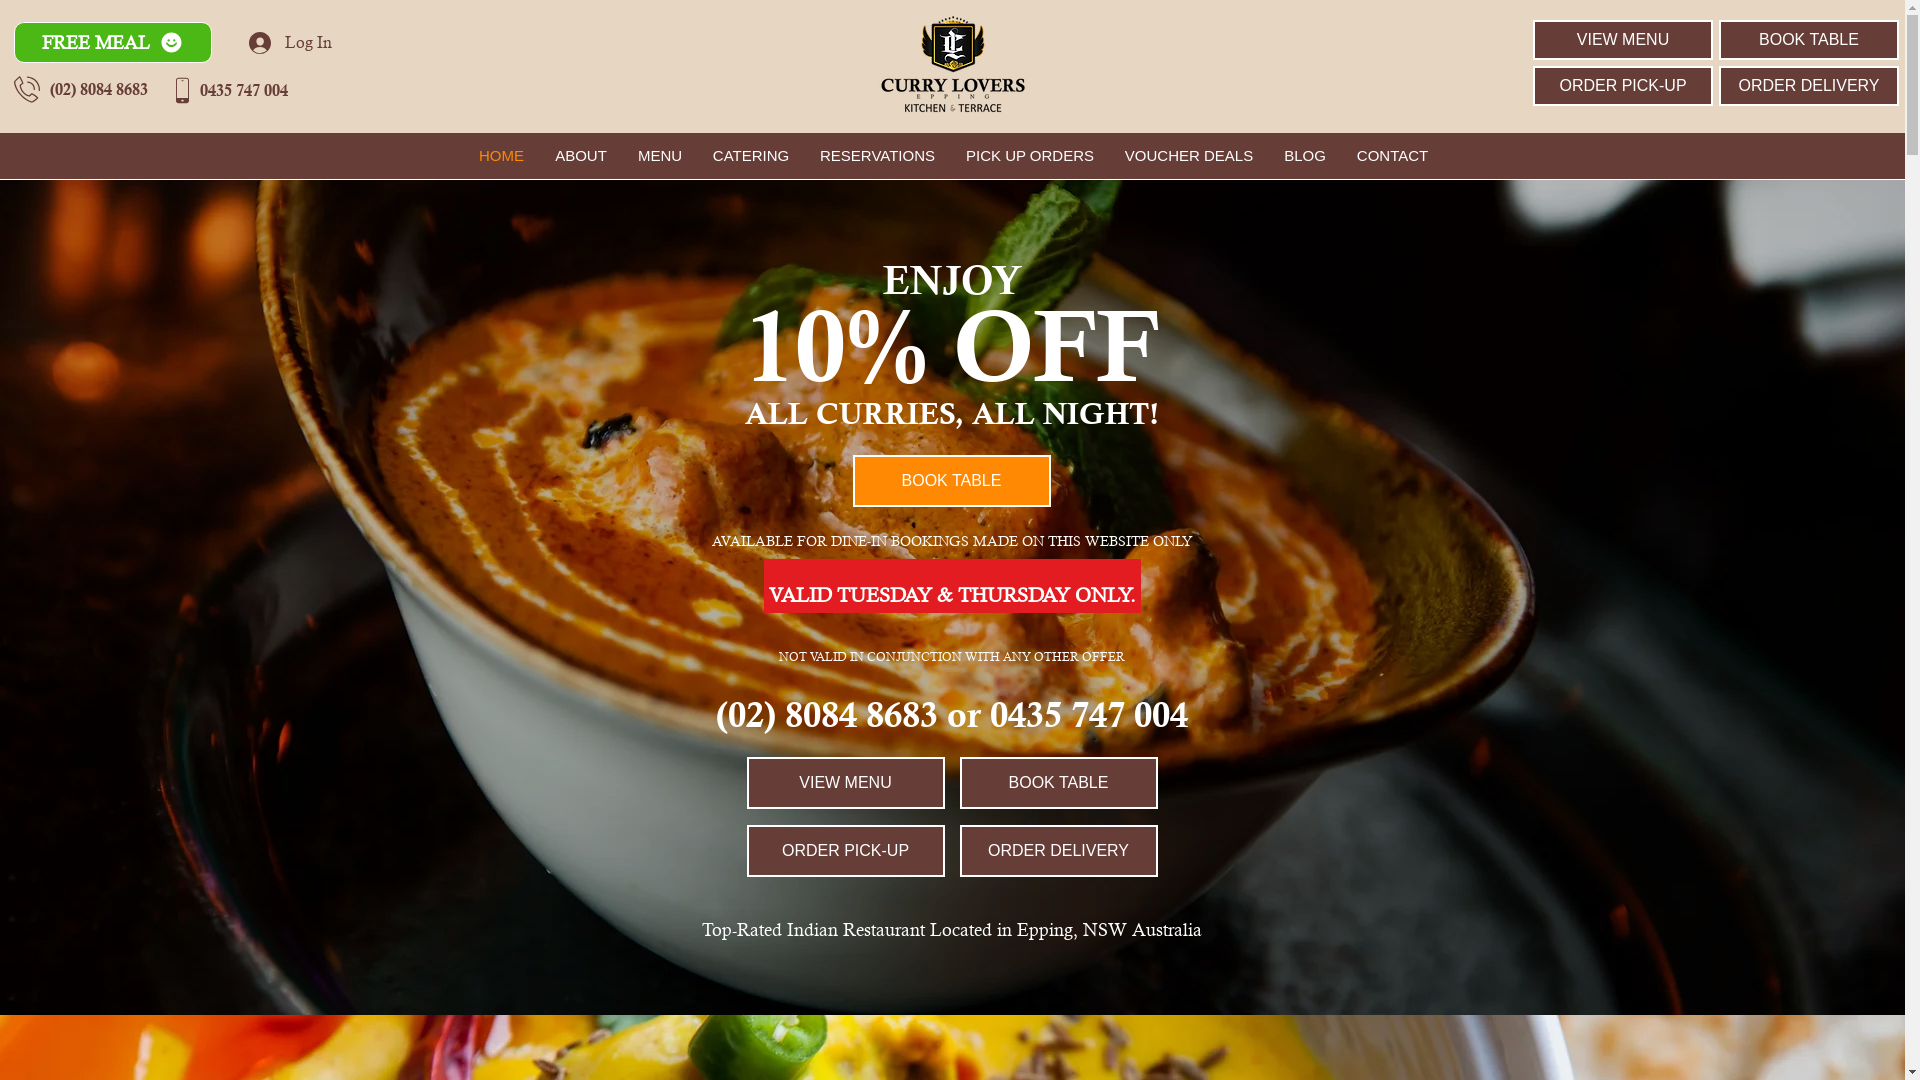  I want to click on 'CATERING', so click(750, 154).